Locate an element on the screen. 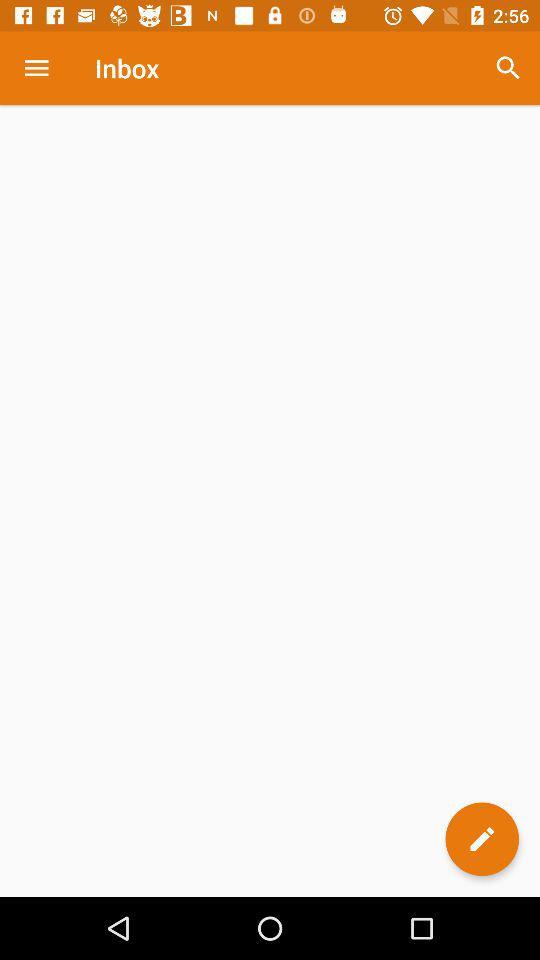  the edit icon is located at coordinates (481, 839).